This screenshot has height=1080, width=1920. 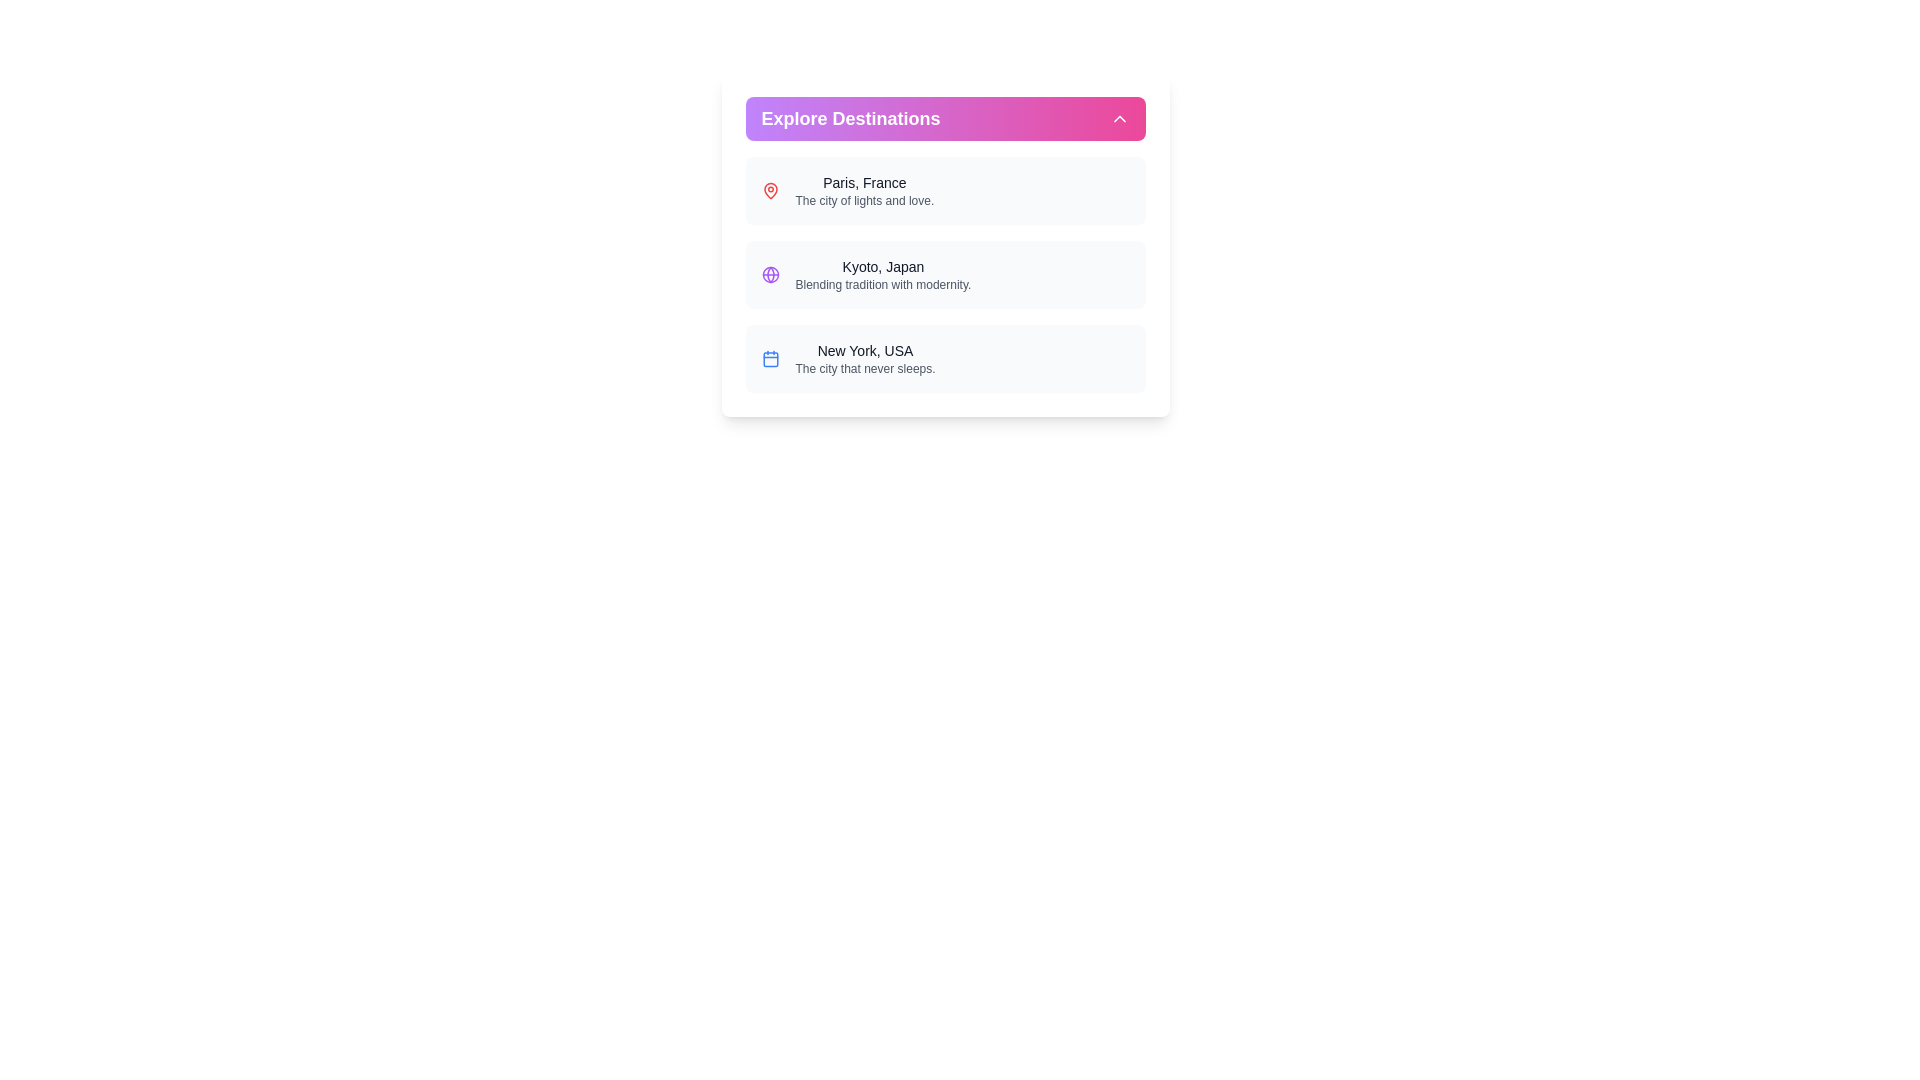 What do you see at coordinates (882, 285) in the screenshot?
I see `the static text element reading 'Blending tradition with modernity.' which is located beneath 'Kyoto, Japan' and above 'New York, USA.'` at bounding box center [882, 285].